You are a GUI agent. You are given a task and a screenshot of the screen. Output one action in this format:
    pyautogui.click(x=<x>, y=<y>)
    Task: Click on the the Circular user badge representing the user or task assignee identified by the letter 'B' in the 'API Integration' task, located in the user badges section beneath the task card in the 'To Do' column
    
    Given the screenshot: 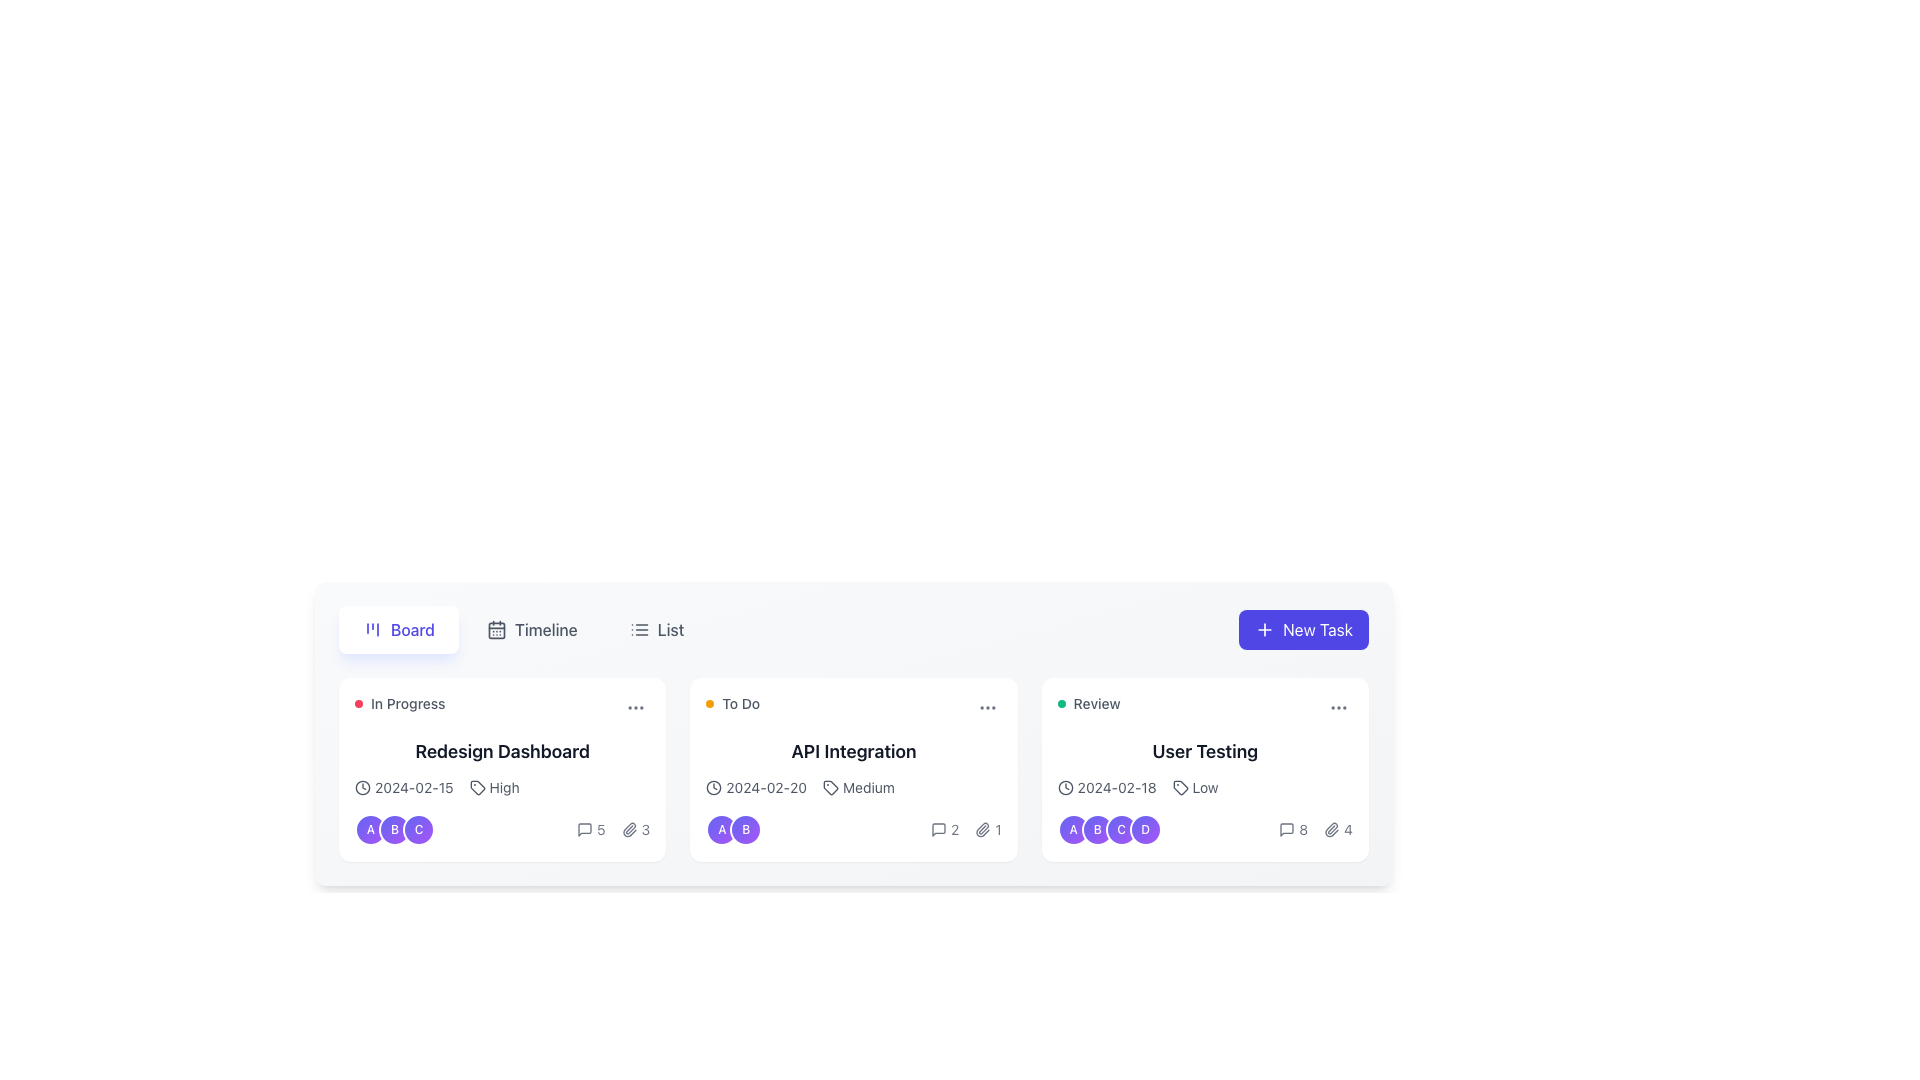 What is the action you would take?
    pyautogui.click(x=745, y=829)
    